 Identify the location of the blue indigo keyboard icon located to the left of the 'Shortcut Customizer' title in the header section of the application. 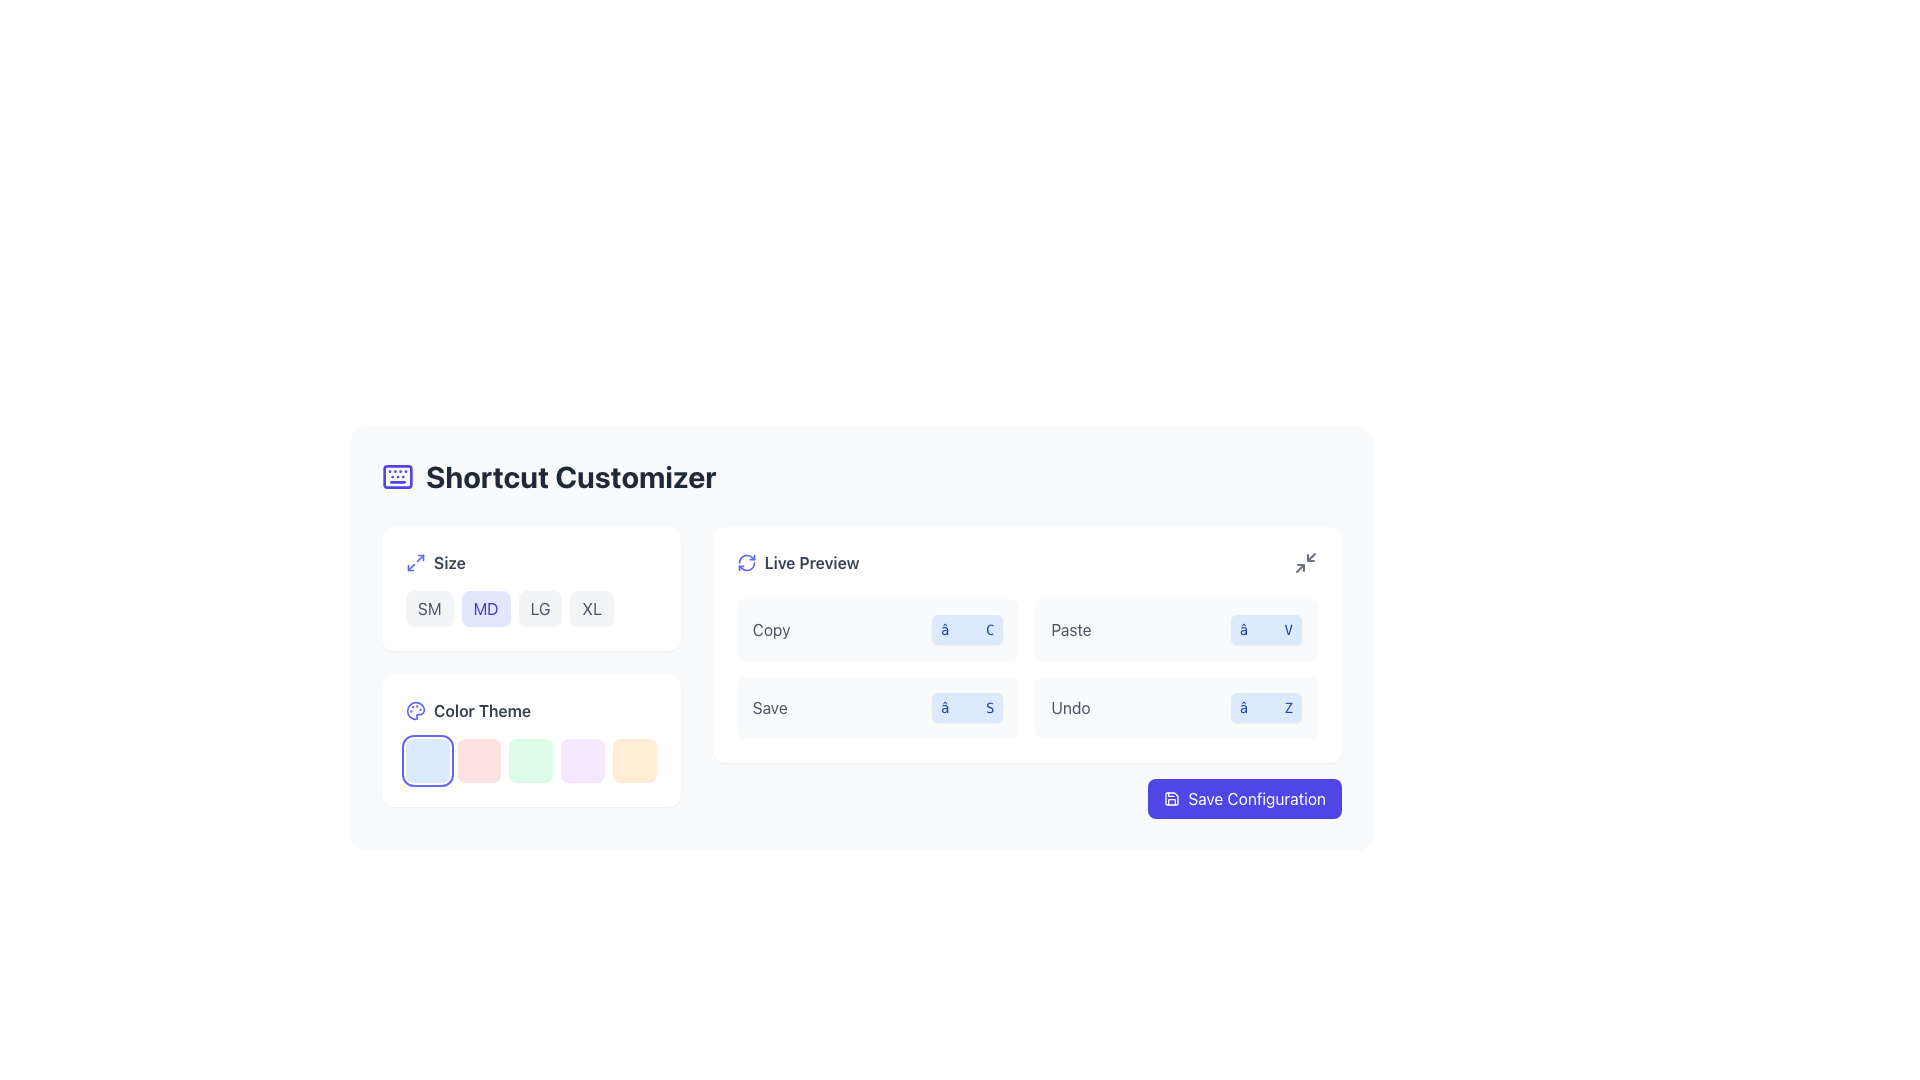
(398, 477).